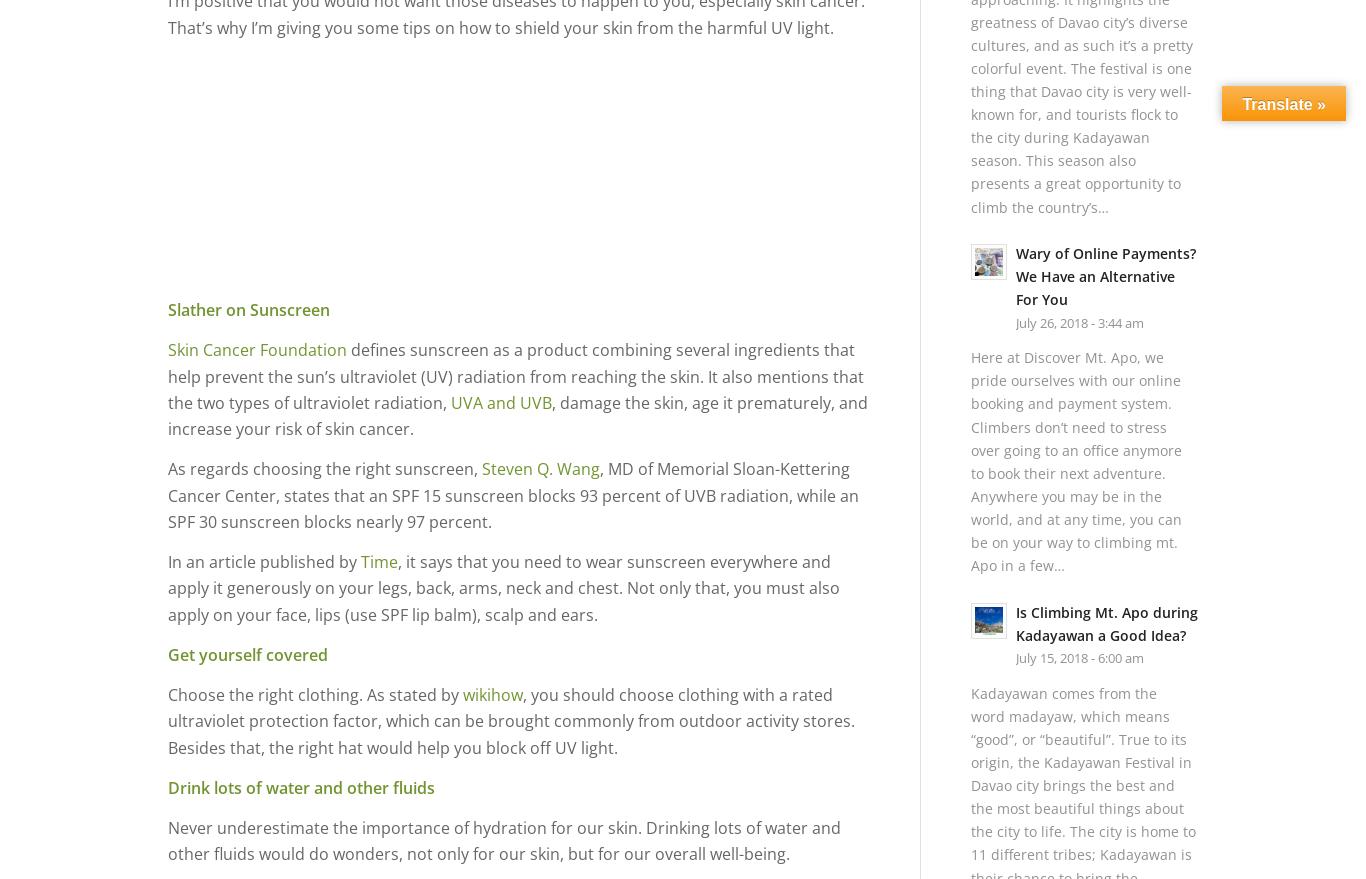  I want to click on 'Wary of Online Payments? We Have an Alternative For You', so click(1103, 275).